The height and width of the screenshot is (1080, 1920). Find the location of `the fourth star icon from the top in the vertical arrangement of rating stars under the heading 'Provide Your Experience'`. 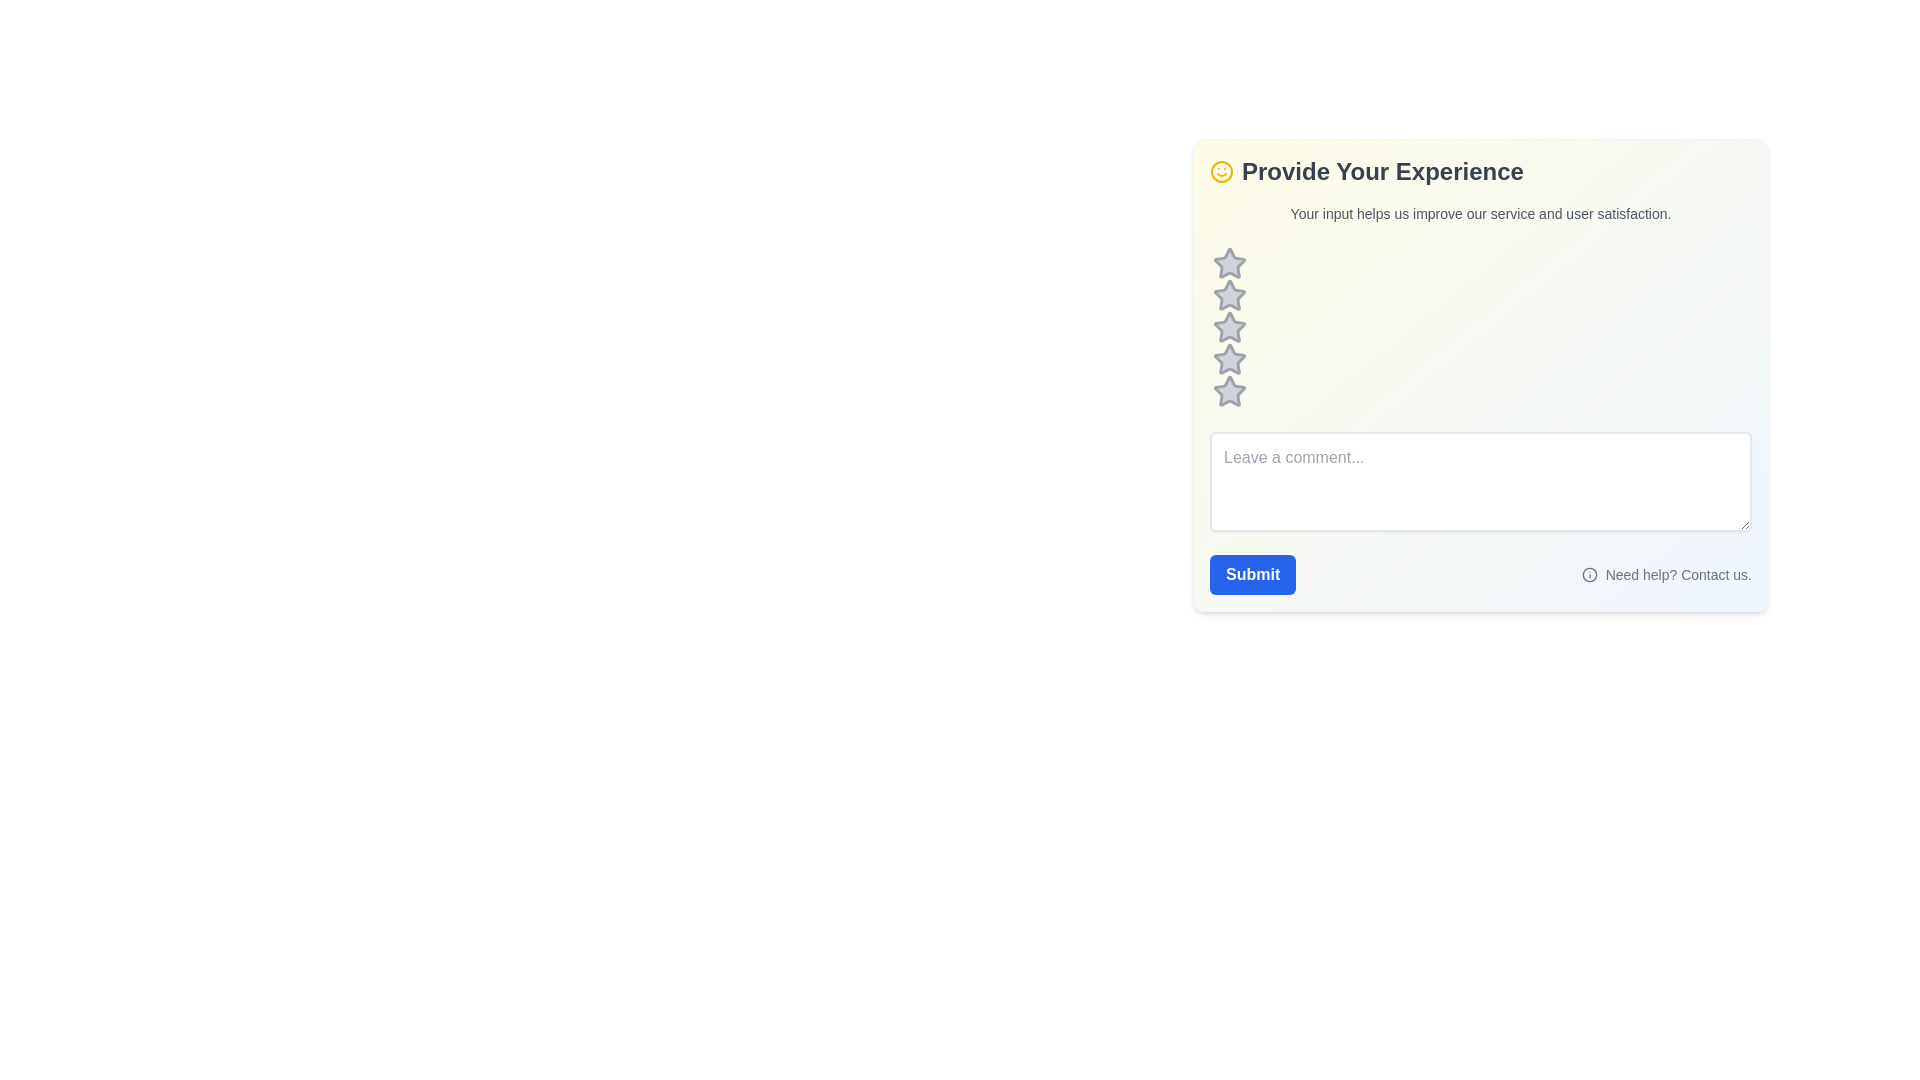

the fourth star icon from the top in the vertical arrangement of rating stars under the heading 'Provide Your Experience' is located at coordinates (1228, 326).